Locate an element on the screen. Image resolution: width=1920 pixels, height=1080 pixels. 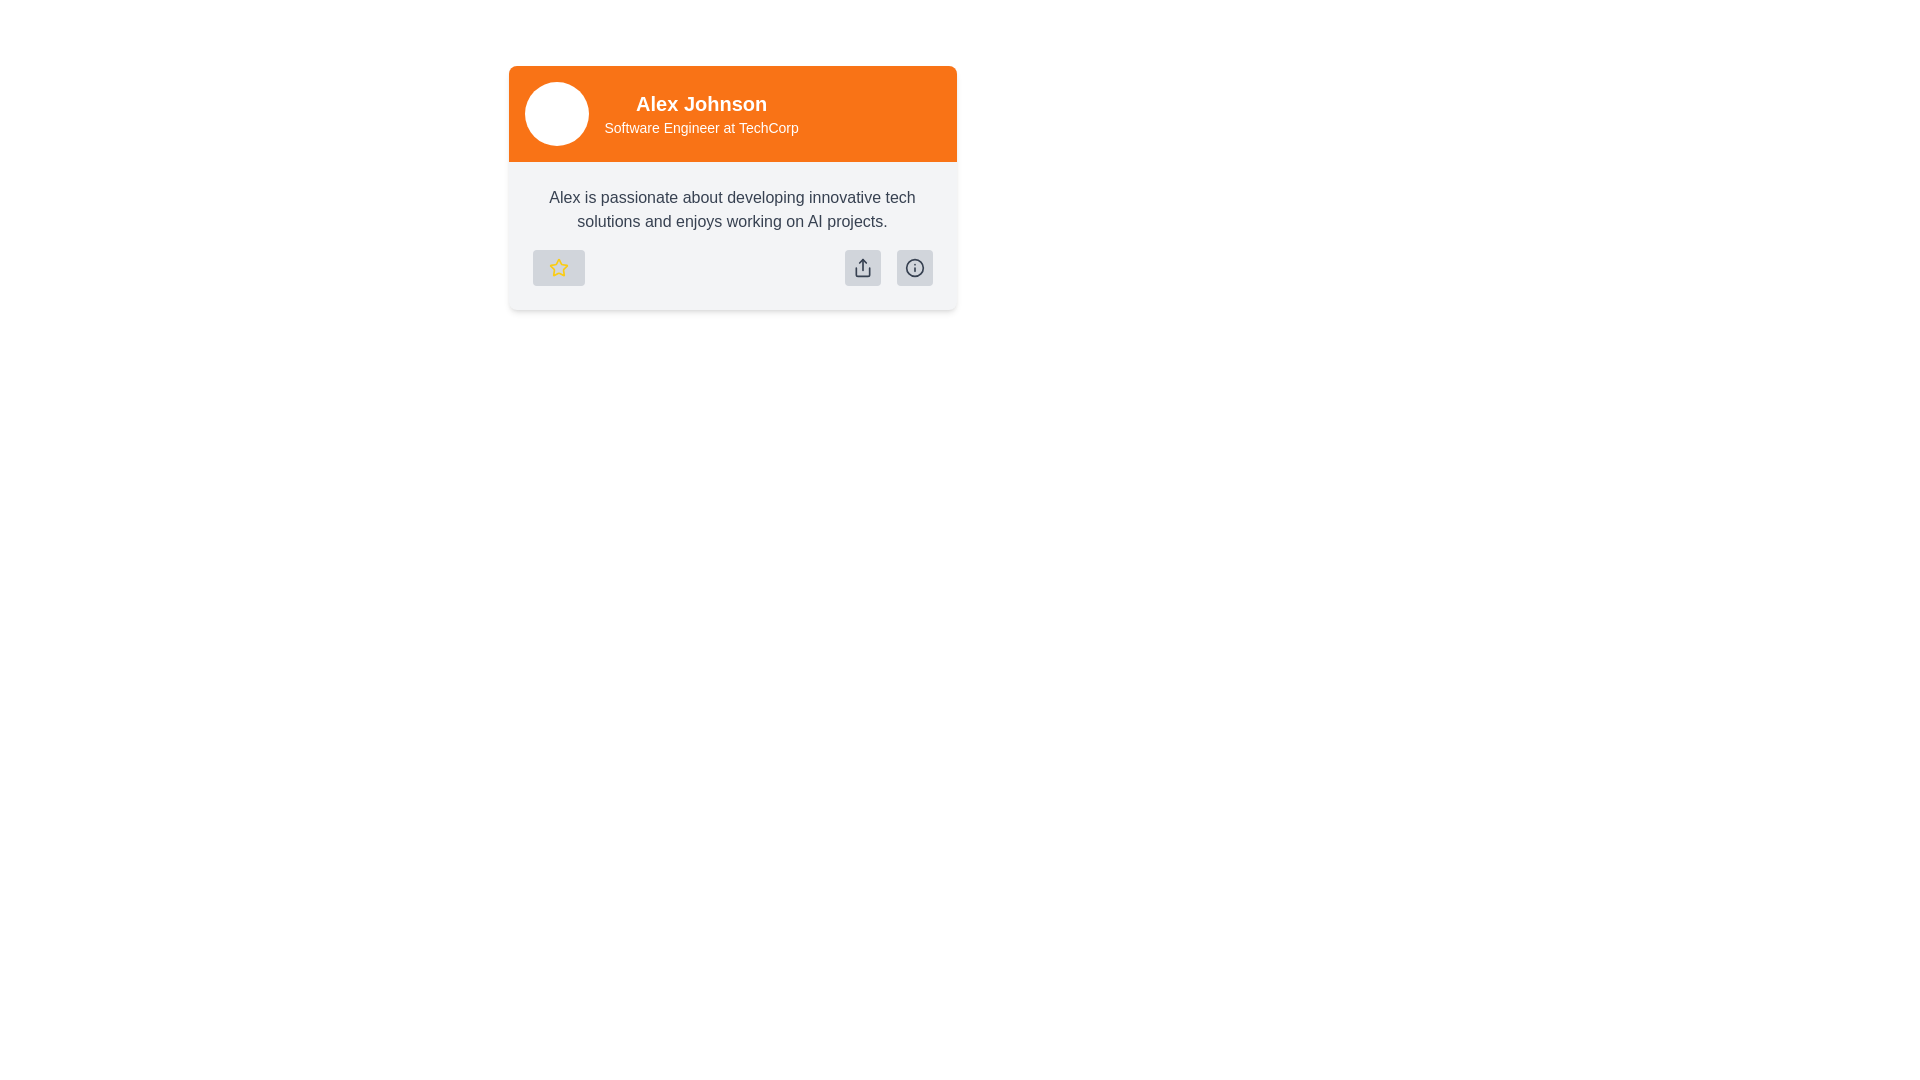
the text element reading 'Software Engineer at TechCorp' which is displayed in bold white text on an orange background, located directly below 'Alex Johnson' in the header section of the profile block is located at coordinates (701, 127).